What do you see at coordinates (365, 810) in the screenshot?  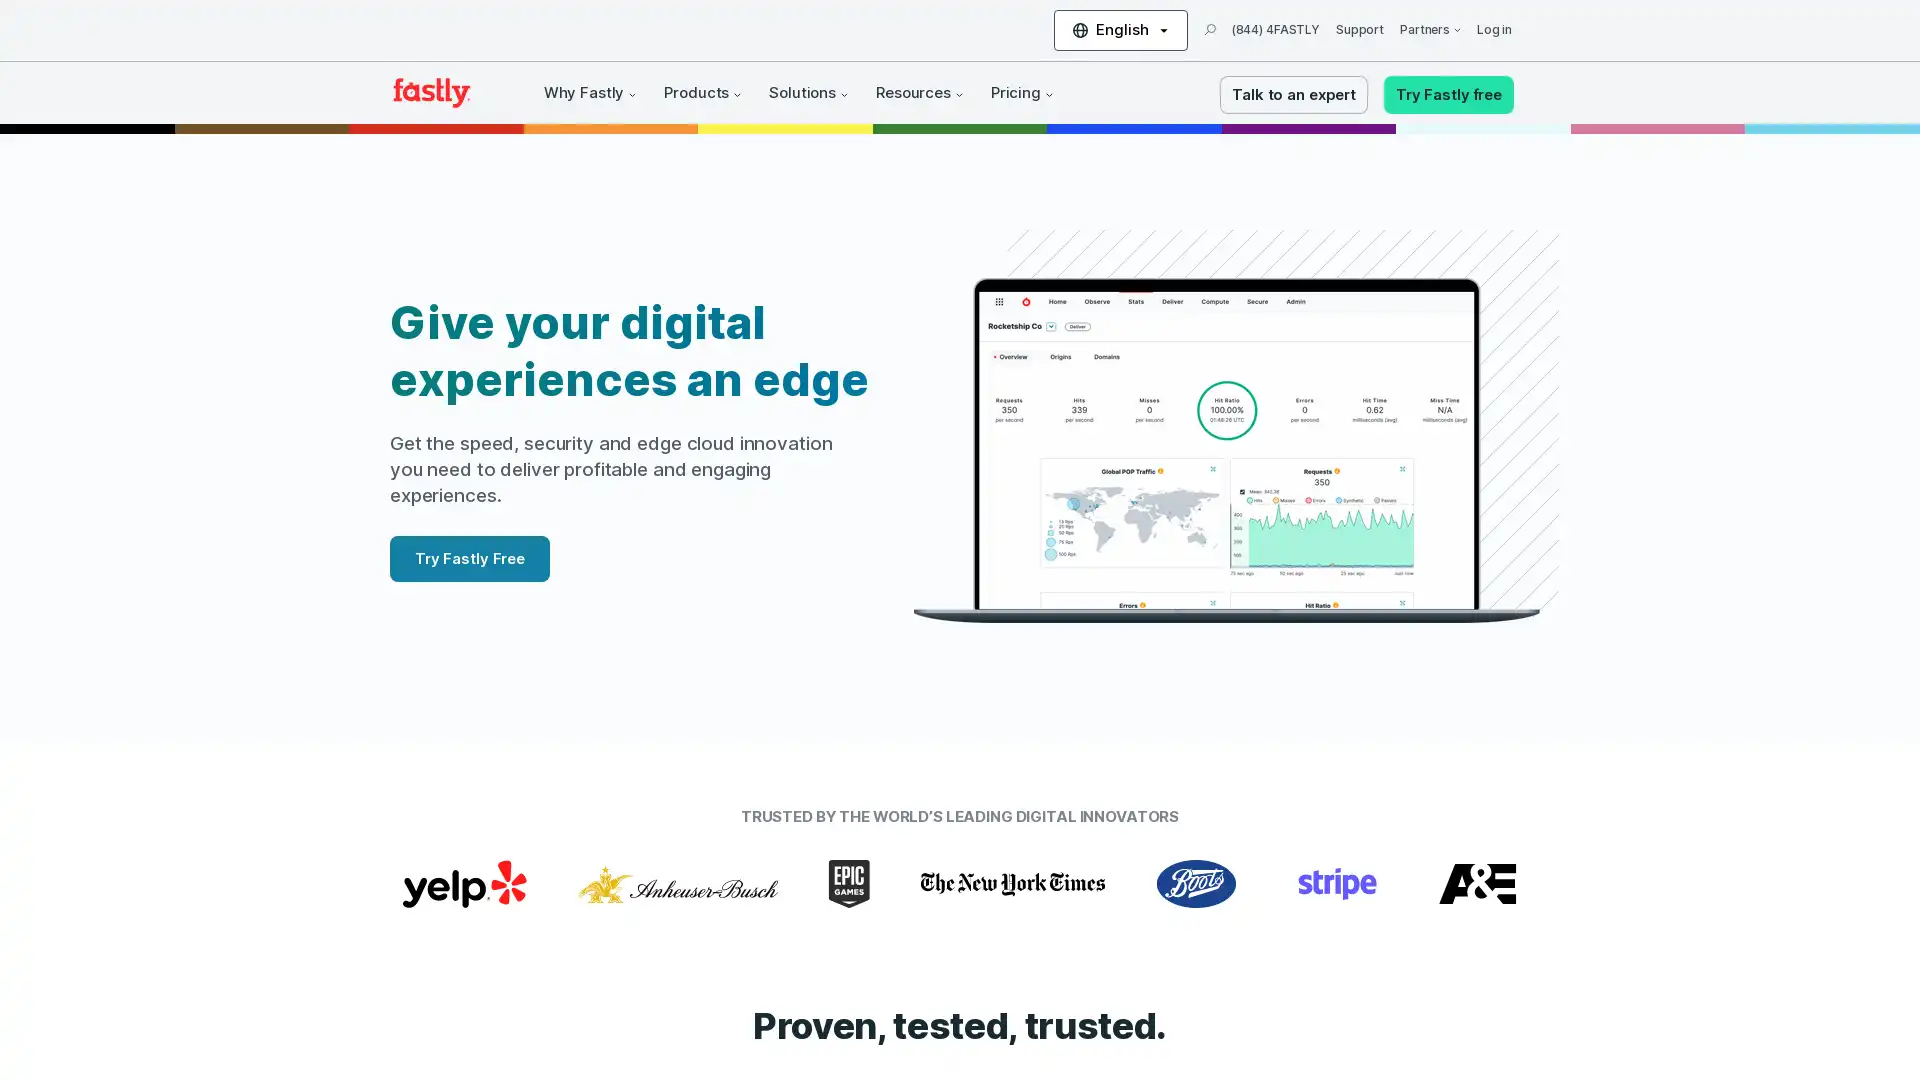 I see `Close` at bounding box center [365, 810].